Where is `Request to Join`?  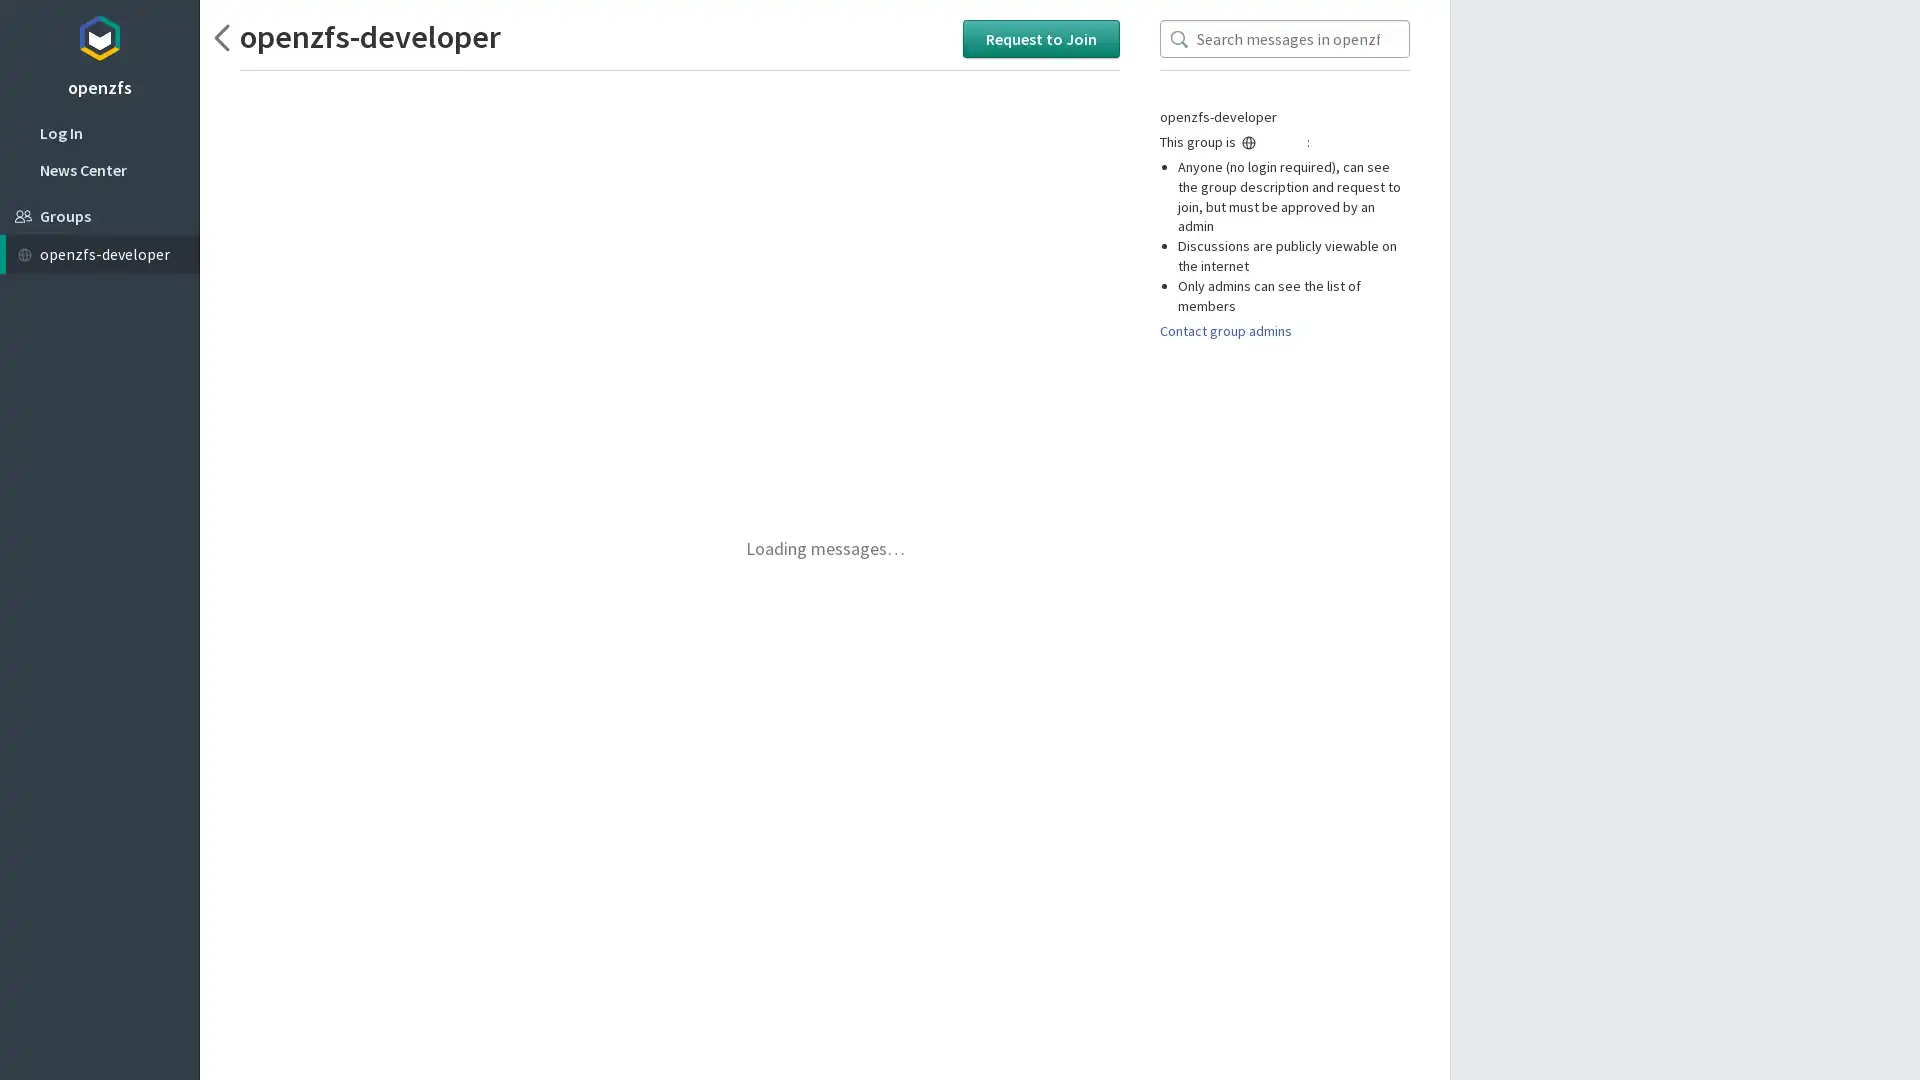
Request to Join is located at coordinates (1040, 38).